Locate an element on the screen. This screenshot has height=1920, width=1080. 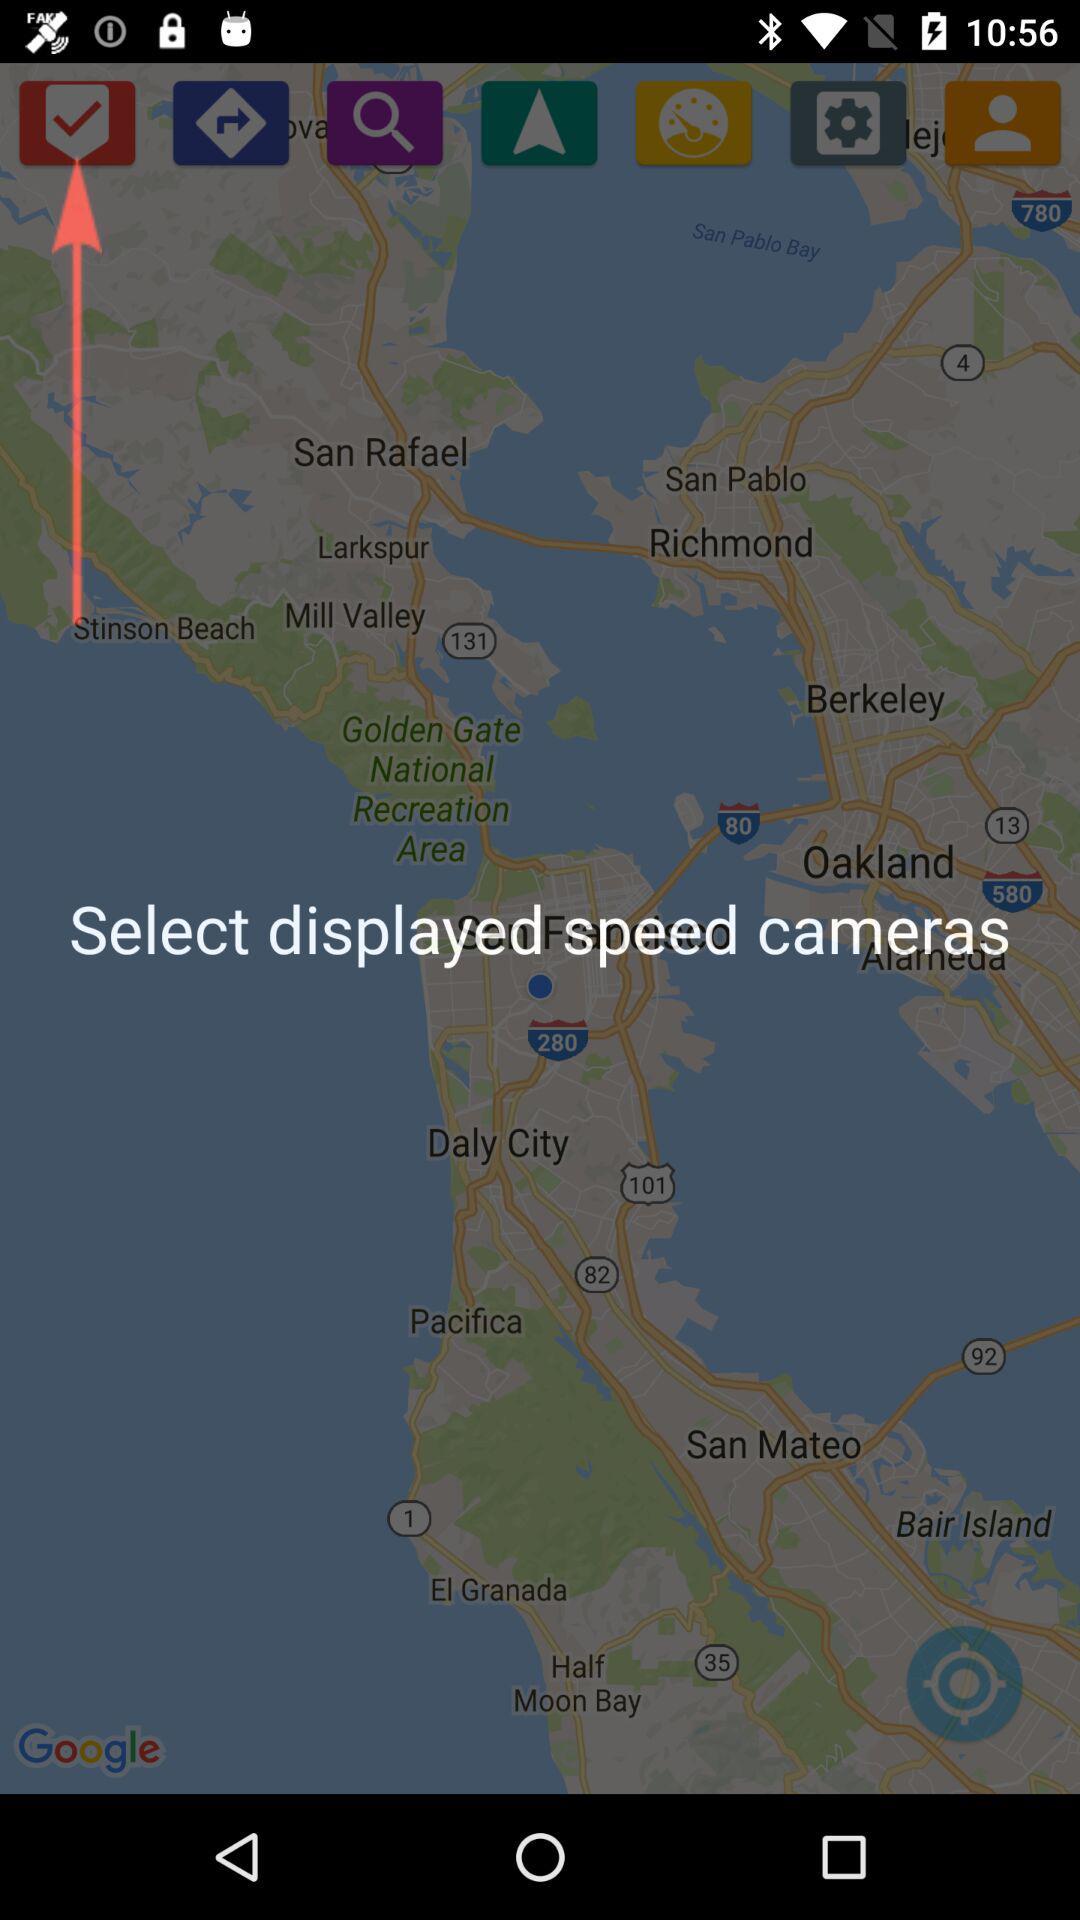
page up is located at coordinates (538, 121).